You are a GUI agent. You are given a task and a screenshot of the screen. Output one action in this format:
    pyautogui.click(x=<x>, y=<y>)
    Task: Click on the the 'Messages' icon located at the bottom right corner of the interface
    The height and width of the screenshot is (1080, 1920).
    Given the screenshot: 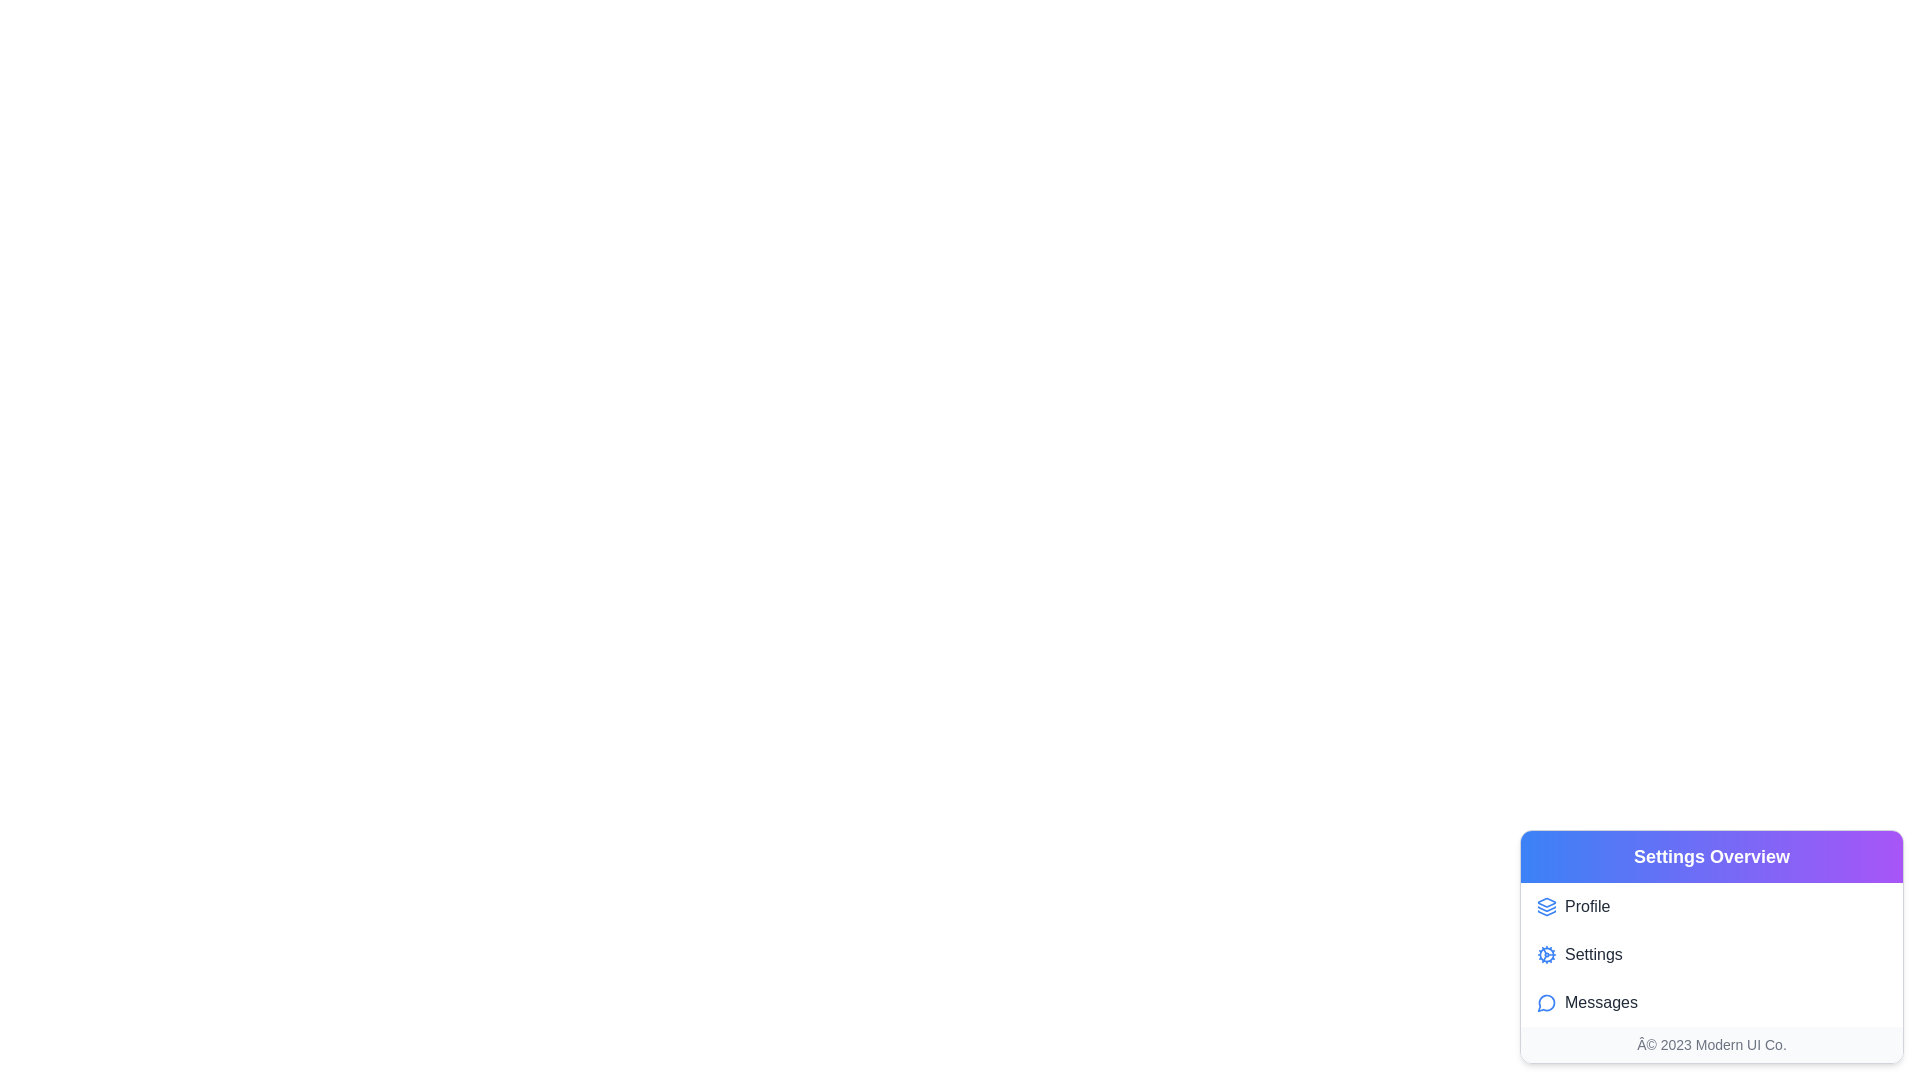 What is the action you would take?
    pyautogui.click(x=1545, y=1003)
    